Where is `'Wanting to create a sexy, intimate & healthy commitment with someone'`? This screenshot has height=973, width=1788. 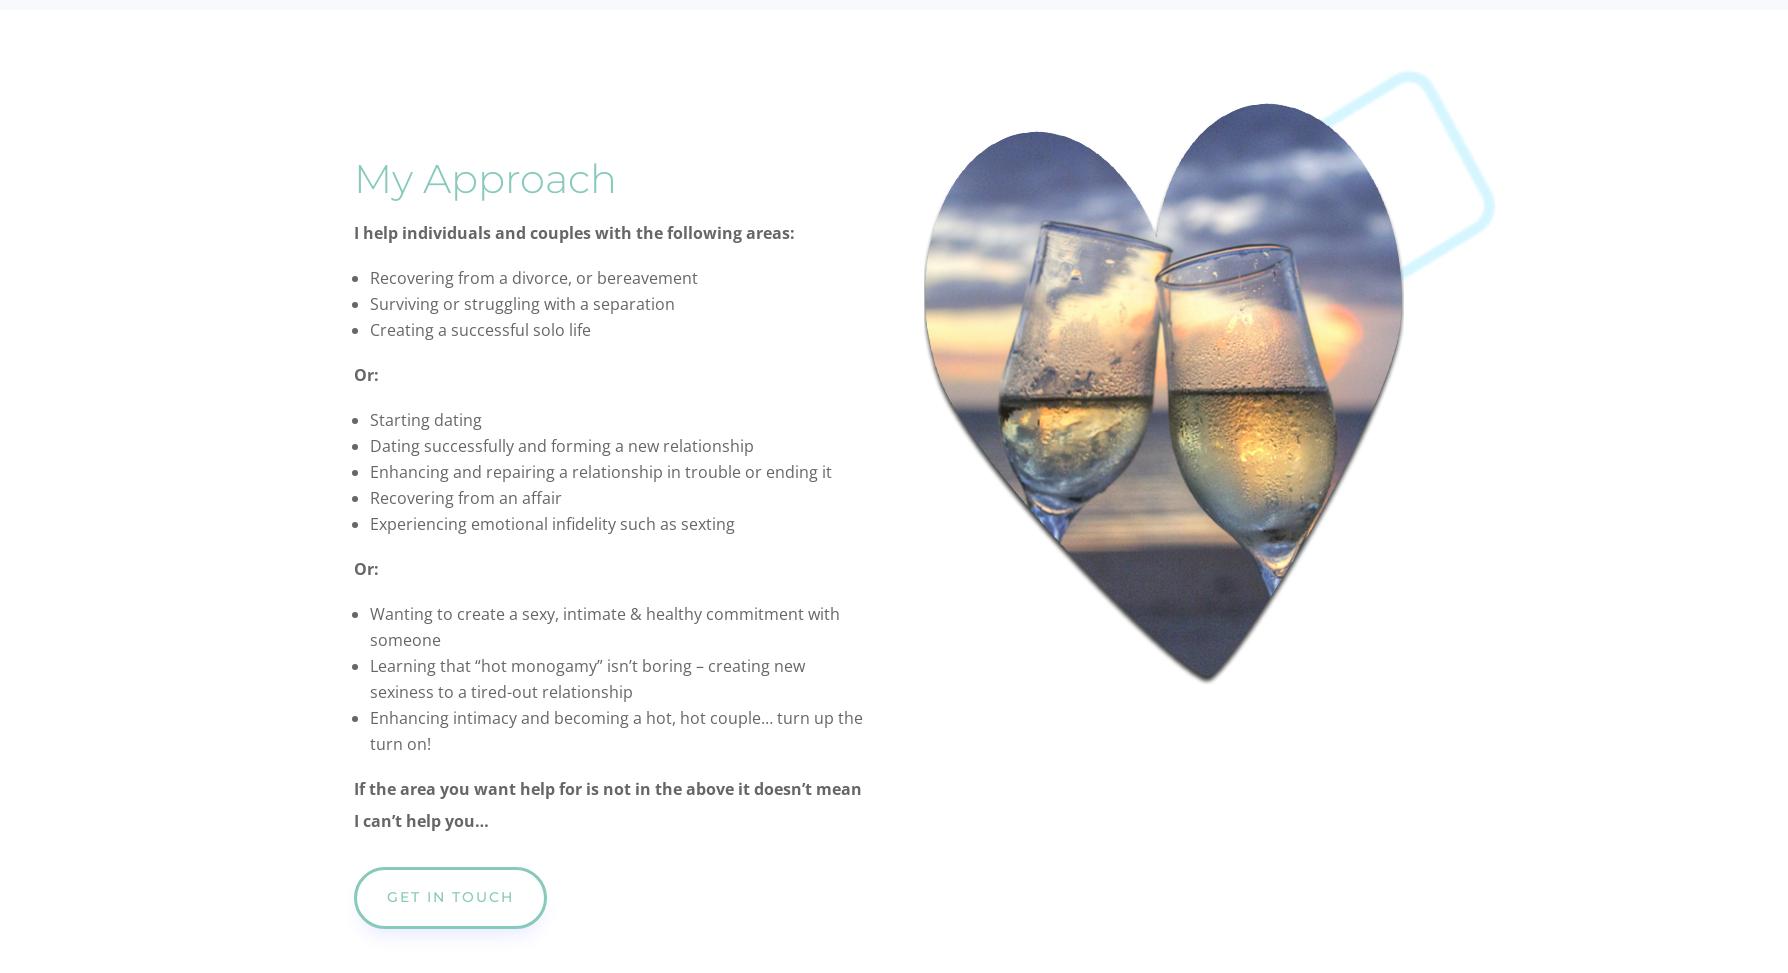 'Wanting to create a sexy, intimate & healthy commitment with someone' is located at coordinates (368, 626).